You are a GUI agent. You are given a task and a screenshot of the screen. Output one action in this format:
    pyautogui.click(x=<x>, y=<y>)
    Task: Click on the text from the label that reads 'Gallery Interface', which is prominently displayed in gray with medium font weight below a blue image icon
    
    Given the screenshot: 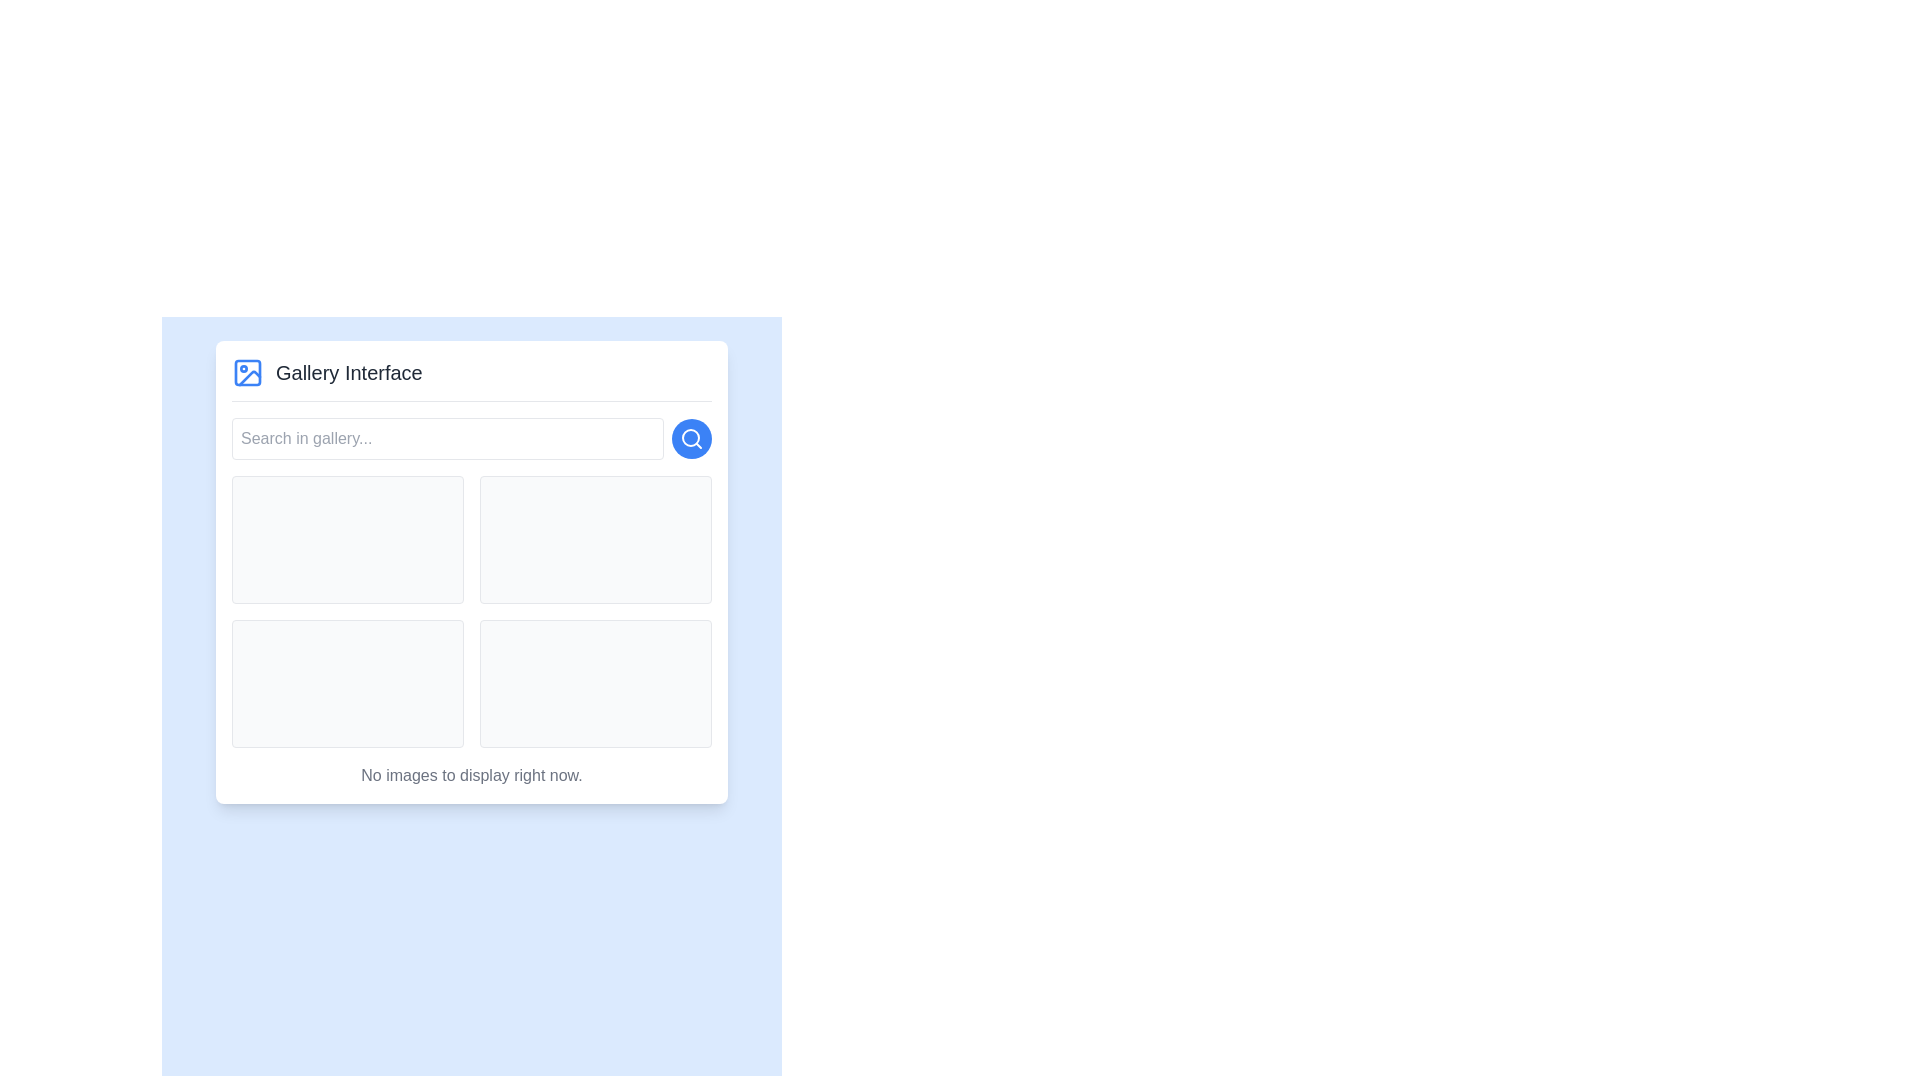 What is the action you would take?
    pyautogui.click(x=349, y=373)
    